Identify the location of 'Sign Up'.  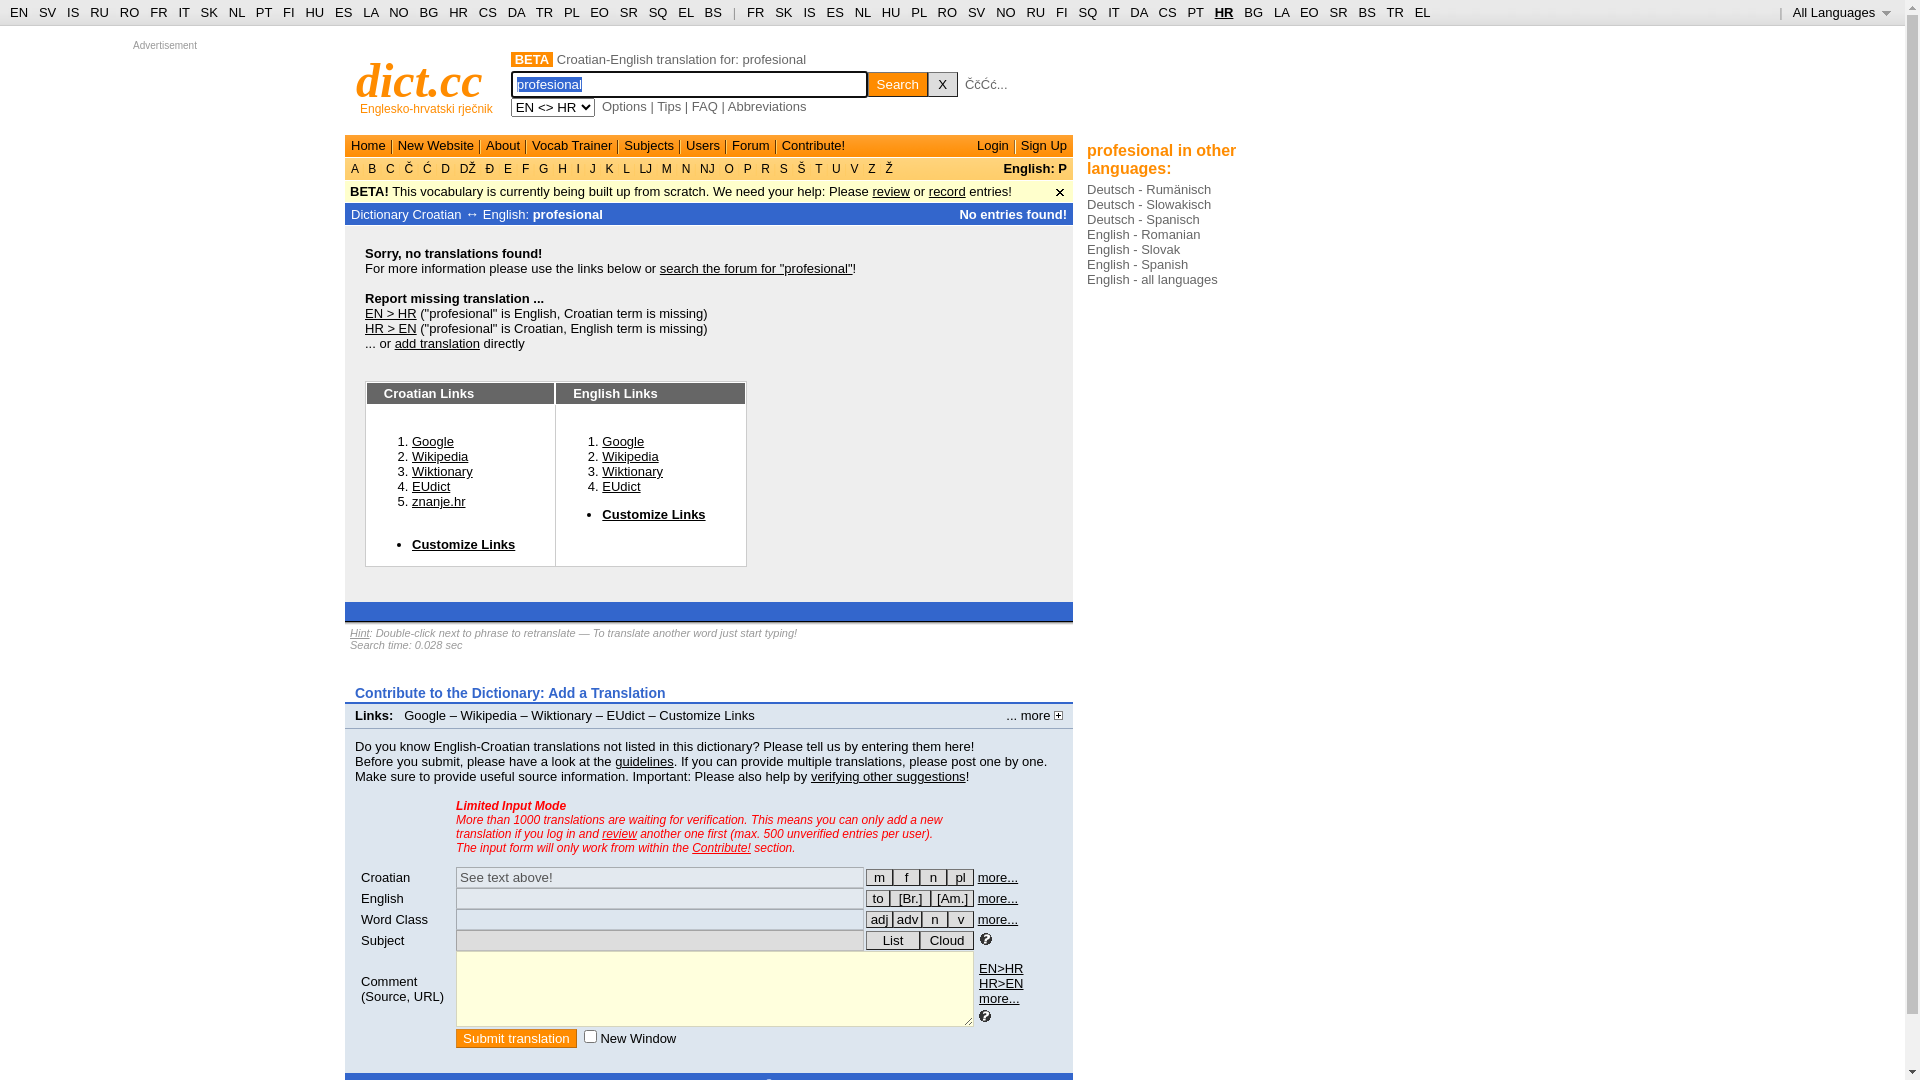
(1021, 144).